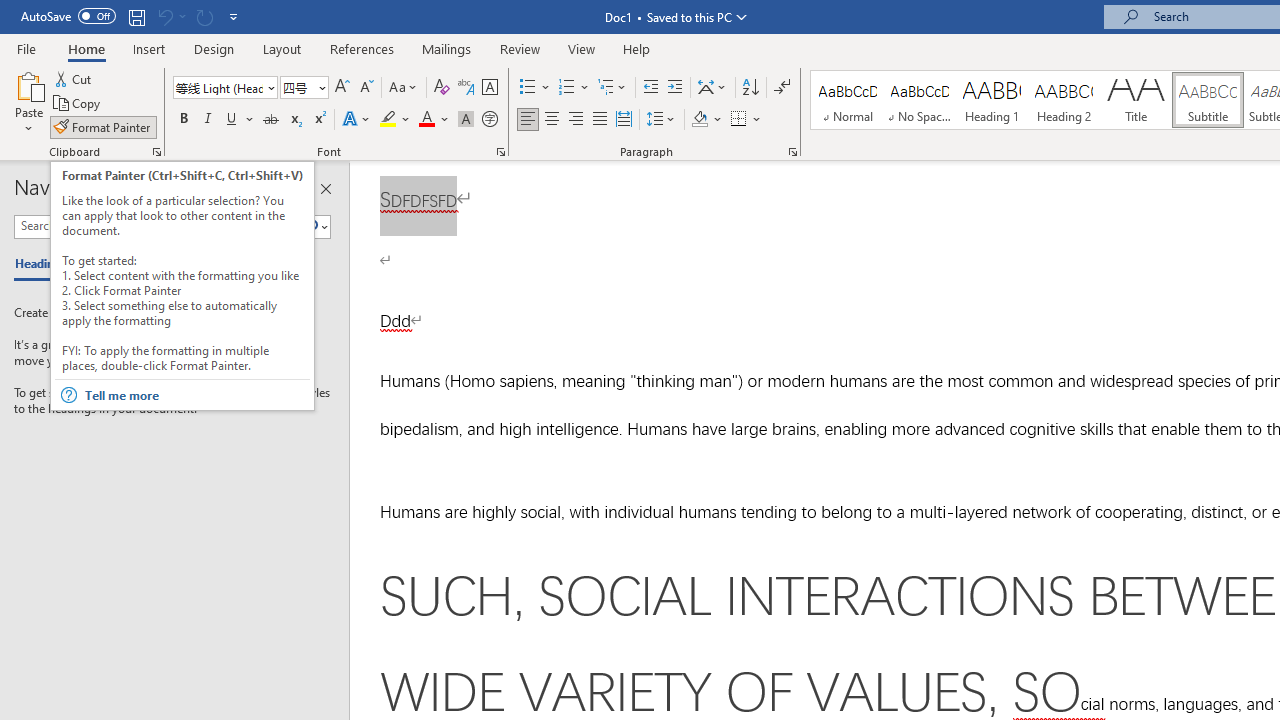 The image size is (1280, 720). What do you see at coordinates (661, 119) in the screenshot?
I see `'Line and Paragraph Spacing'` at bounding box center [661, 119].